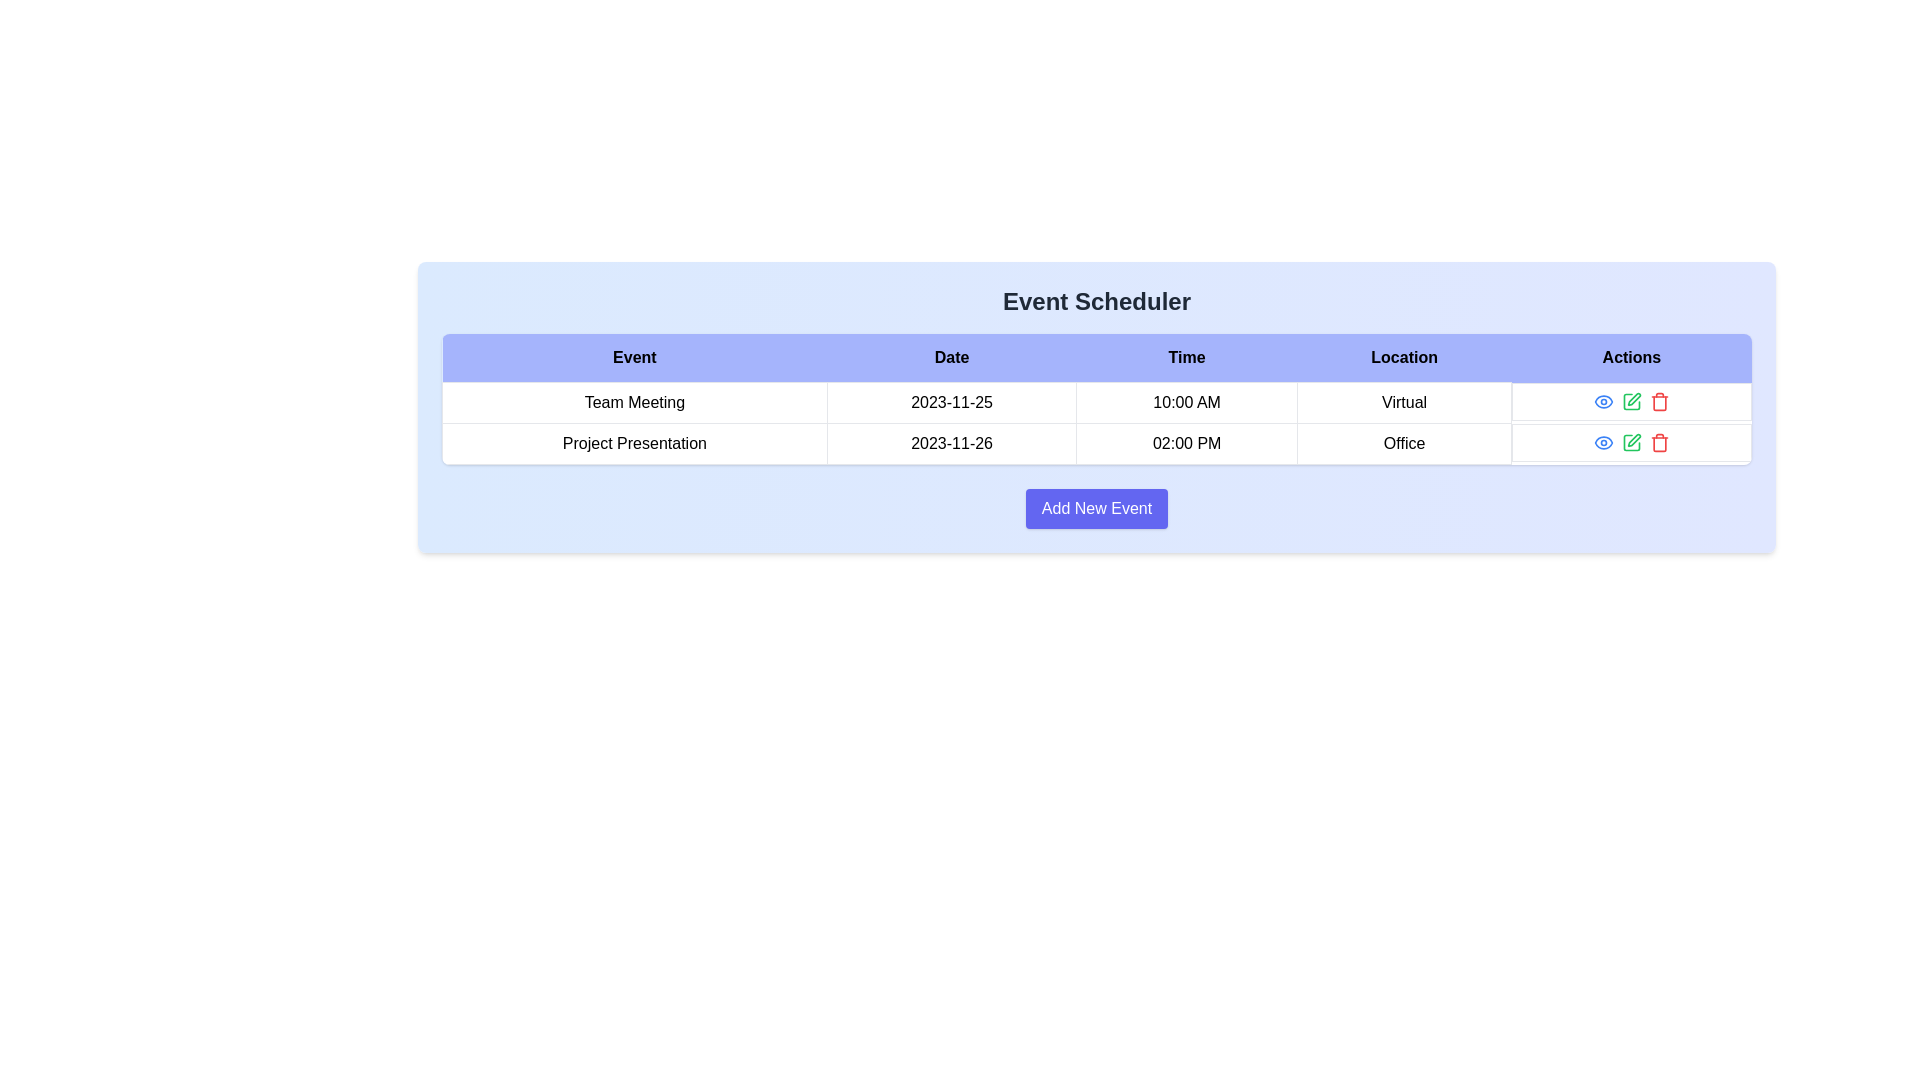  What do you see at coordinates (951, 442) in the screenshot?
I see `the static data display for the date associated with the corresponding event in the second cell of the second row under the 'Date' column` at bounding box center [951, 442].